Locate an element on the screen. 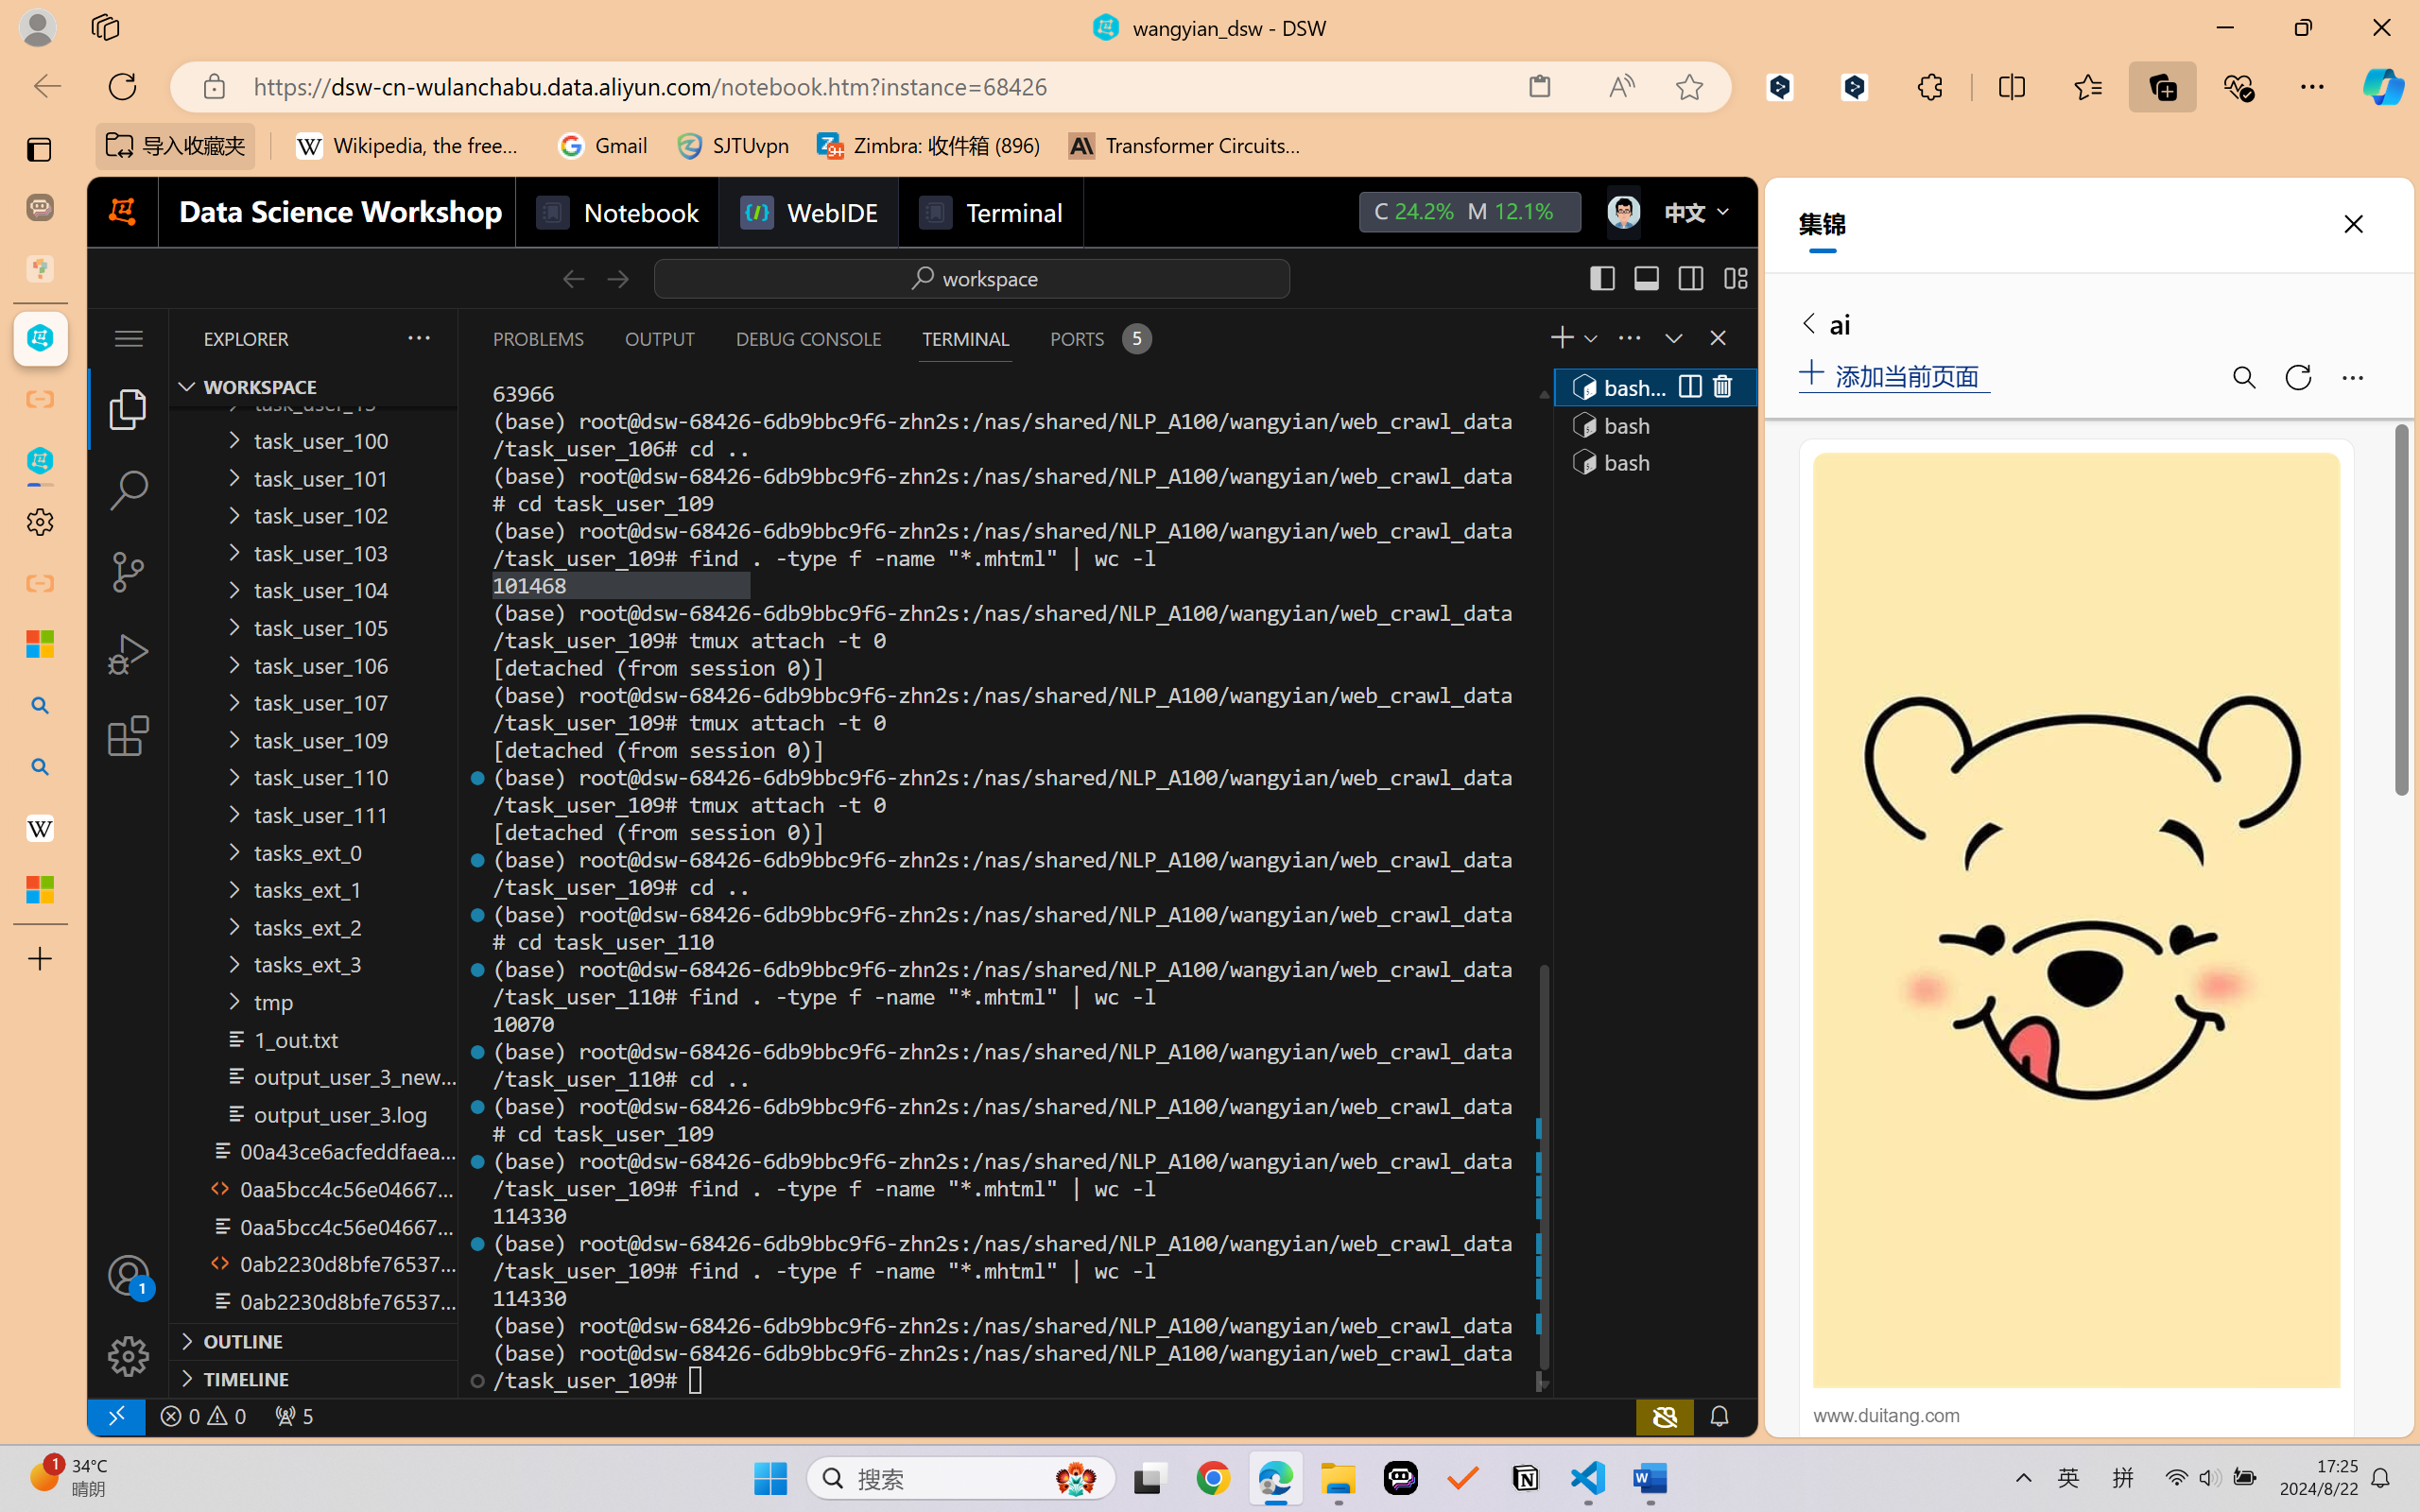 Image resolution: width=2420 pixels, height=1512 pixels. 'Class: next-menu next-hoz widgets--iconMenu--BFkiHRM' is located at coordinates (1621, 211).